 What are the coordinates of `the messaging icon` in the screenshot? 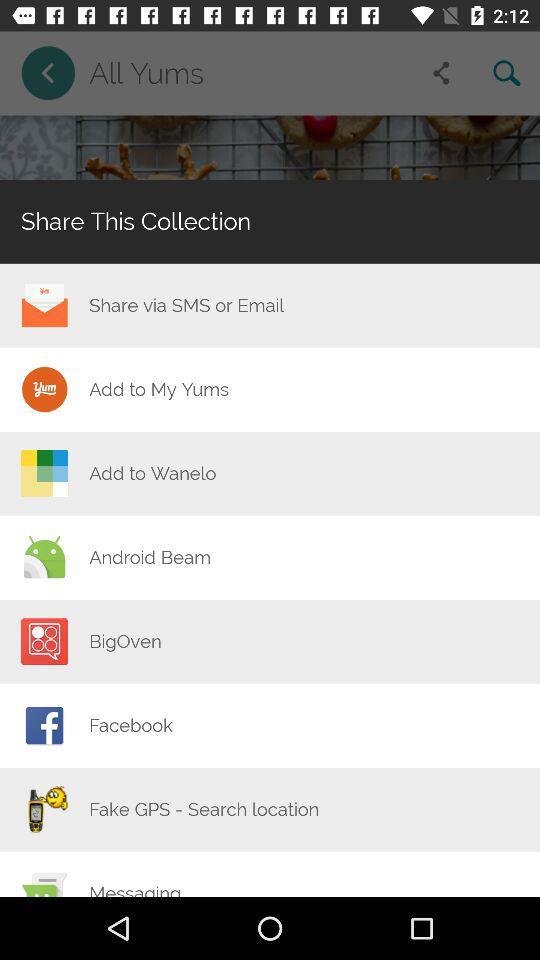 It's located at (135, 888).